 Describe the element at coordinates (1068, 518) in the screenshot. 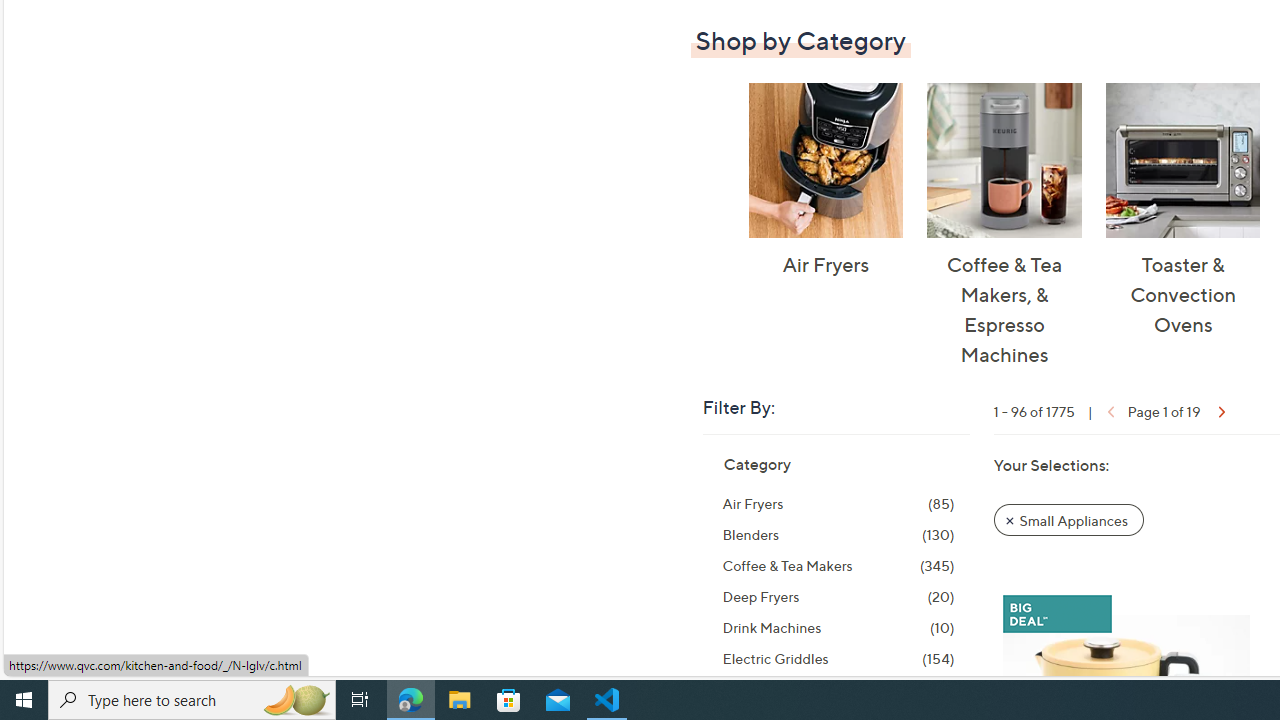

I see `'Small Appliances'` at that location.